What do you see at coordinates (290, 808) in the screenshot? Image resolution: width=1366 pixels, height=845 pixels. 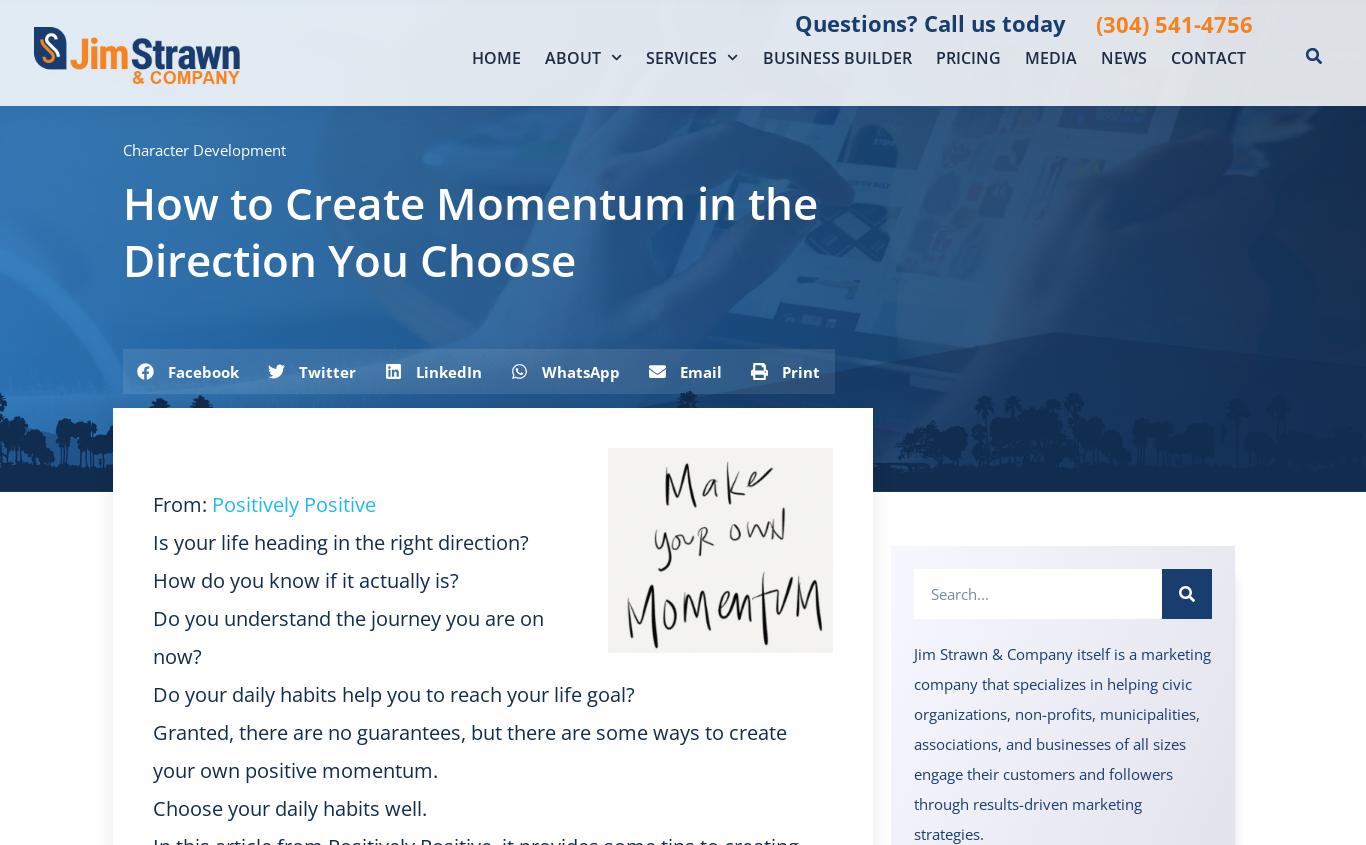 I see `'Choose your daily habits well.'` at bounding box center [290, 808].